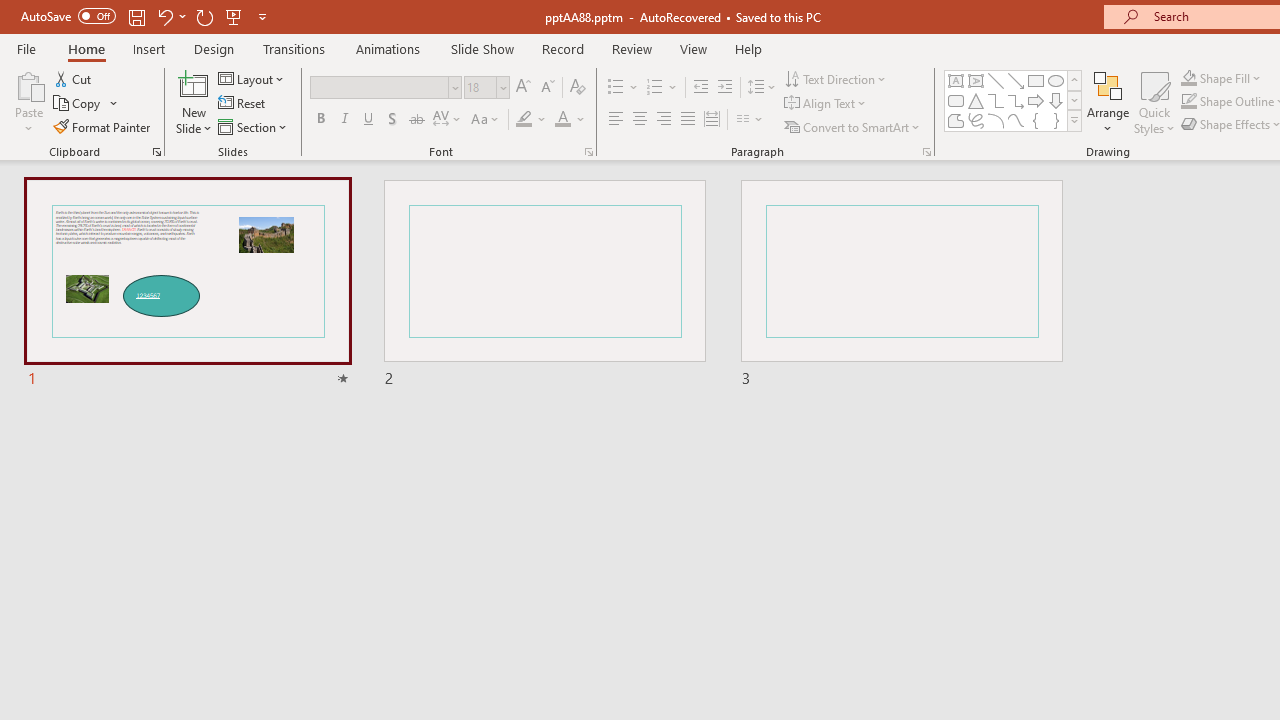  What do you see at coordinates (28, 103) in the screenshot?
I see `'Paste'` at bounding box center [28, 103].